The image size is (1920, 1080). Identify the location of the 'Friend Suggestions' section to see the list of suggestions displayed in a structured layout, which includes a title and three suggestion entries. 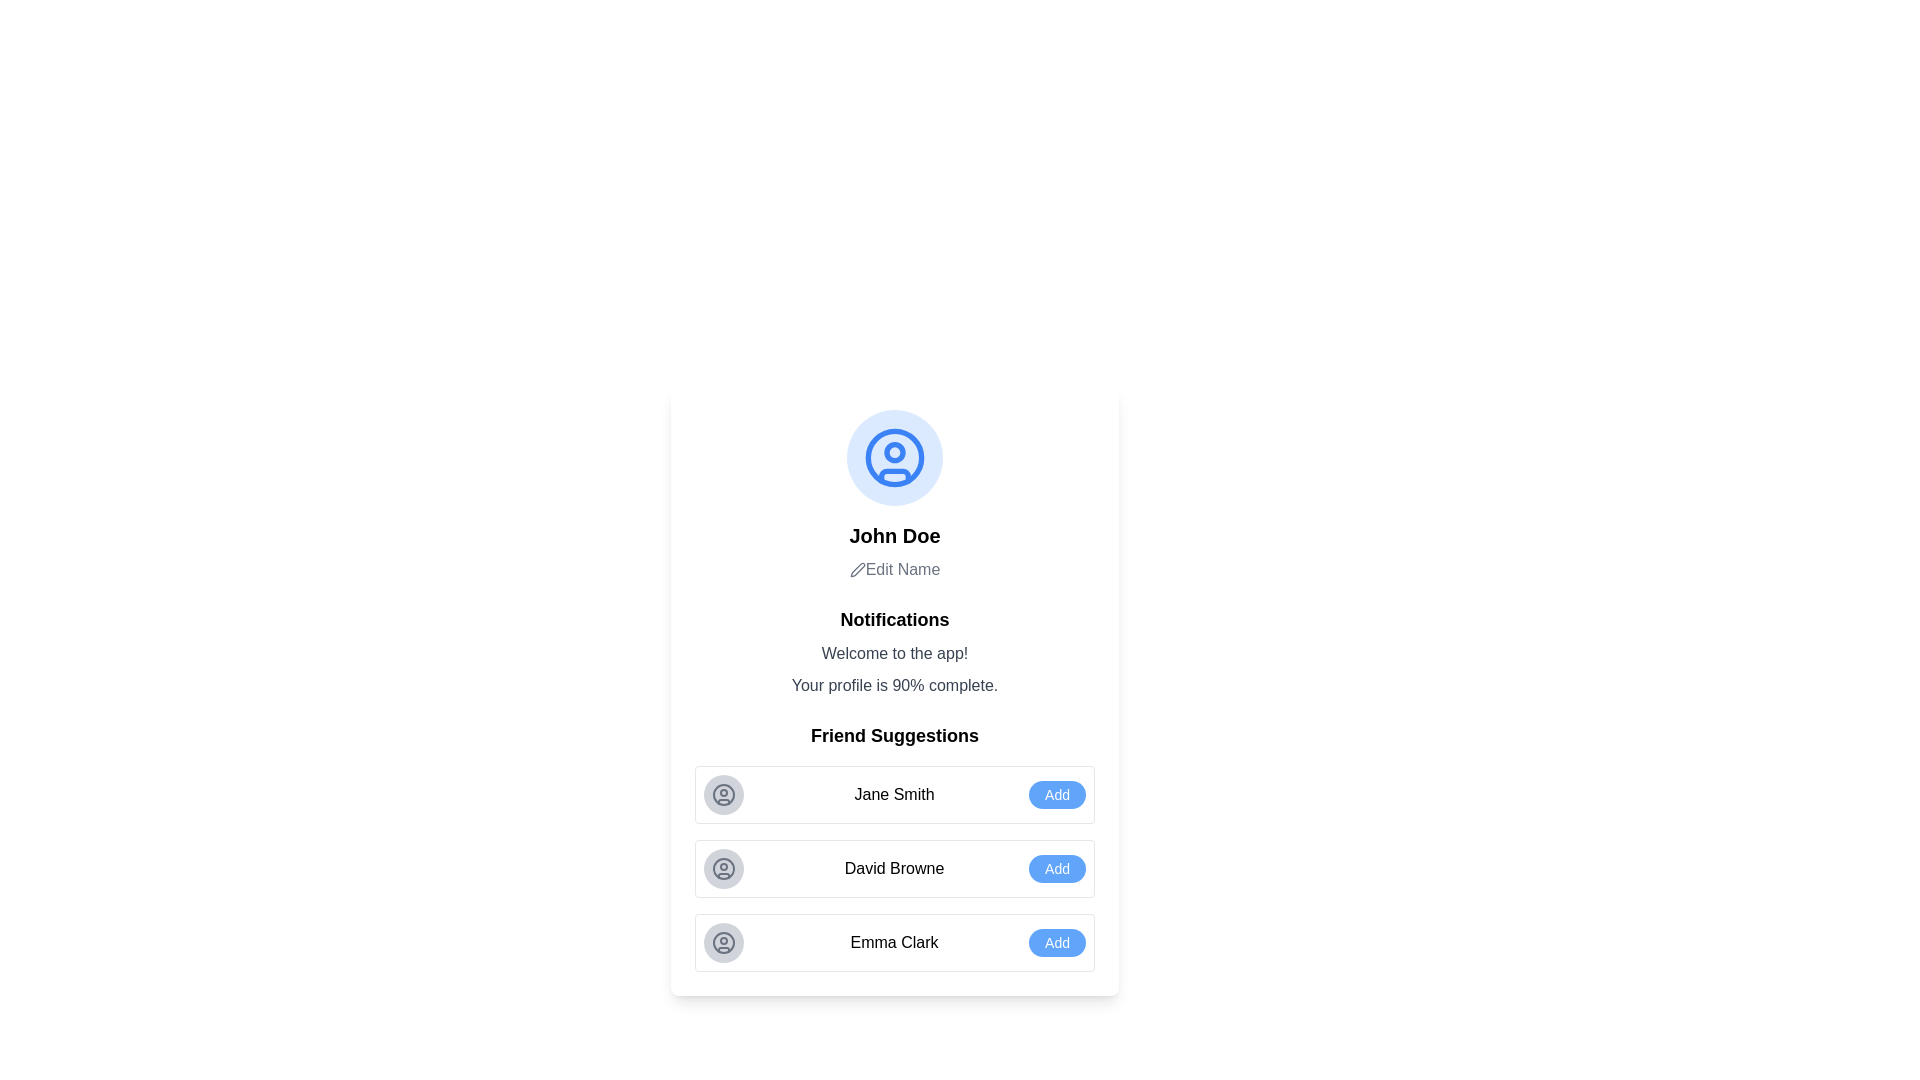
(893, 847).